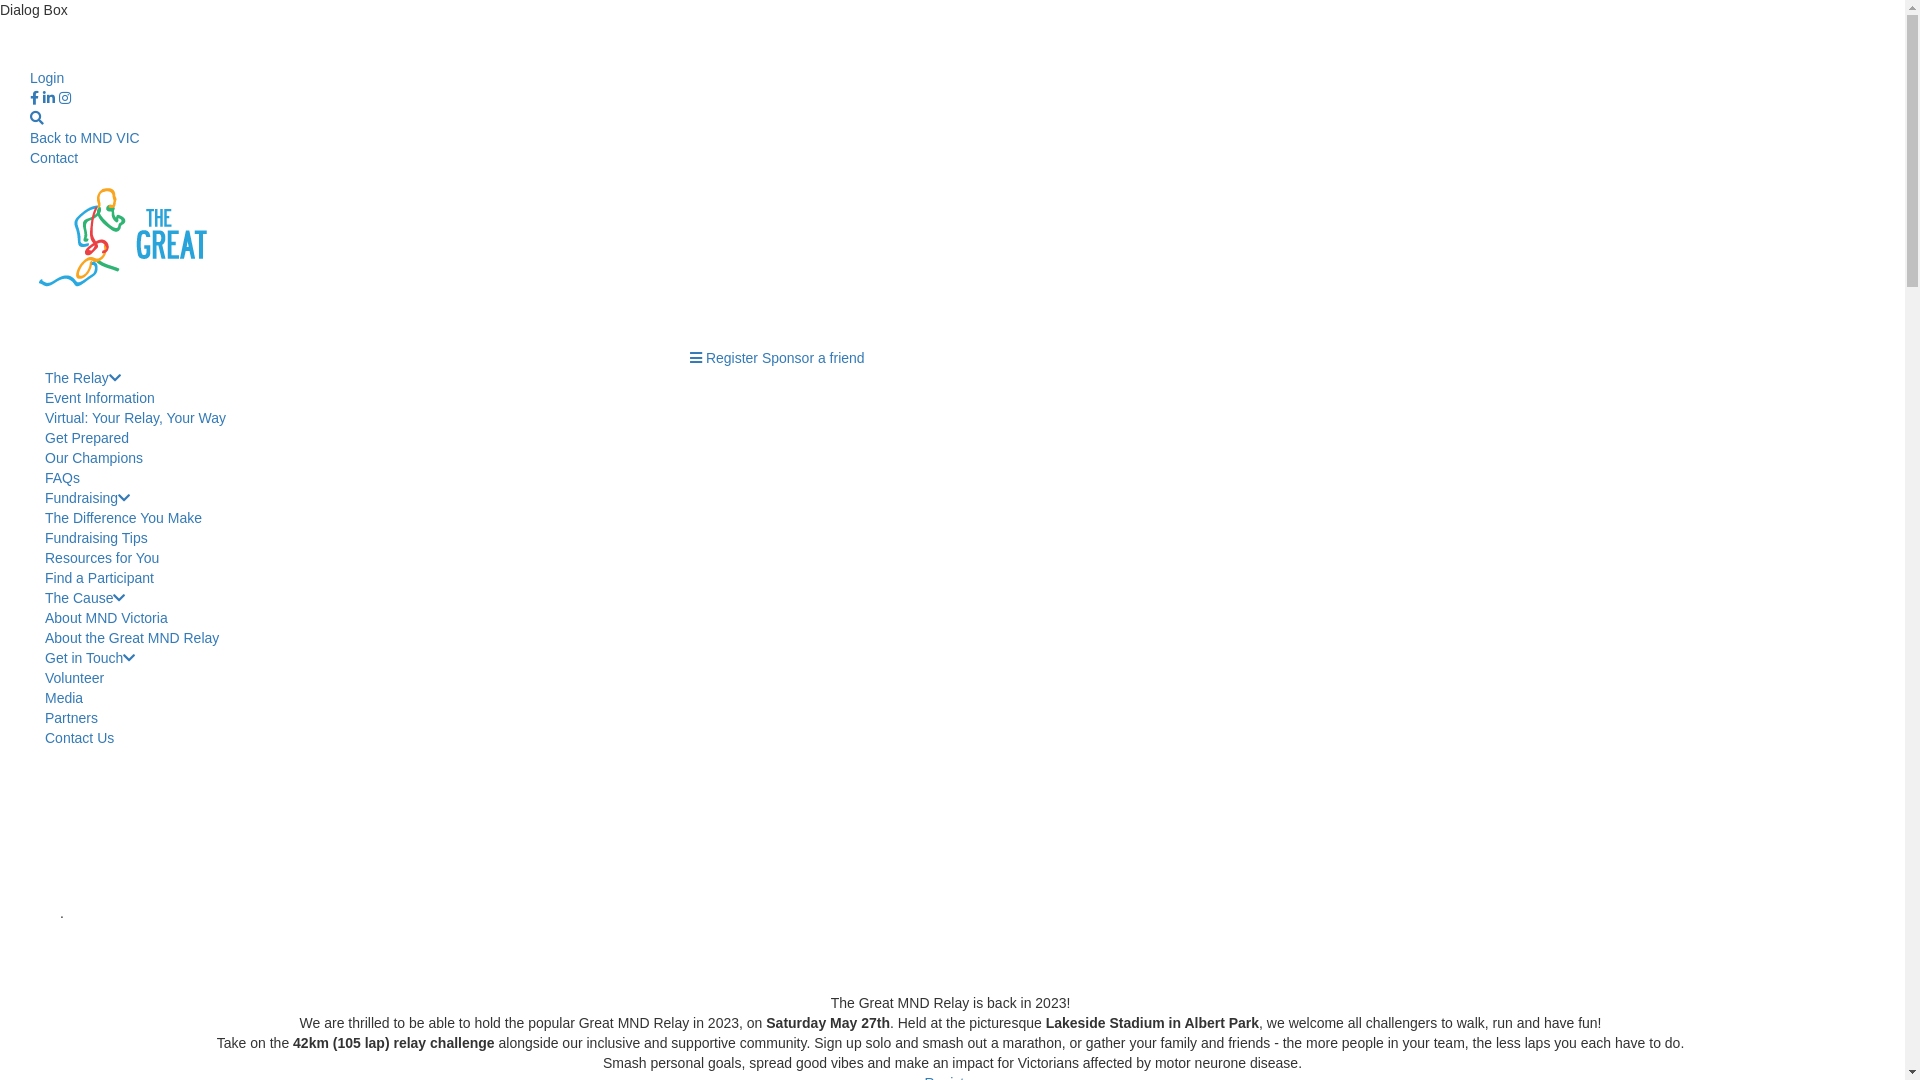 This screenshot has width=1920, height=1080. What do you see at coordinates (100, 558) in the screenshot?
I see `'Resources for You'` at bounding box center [100, 558].